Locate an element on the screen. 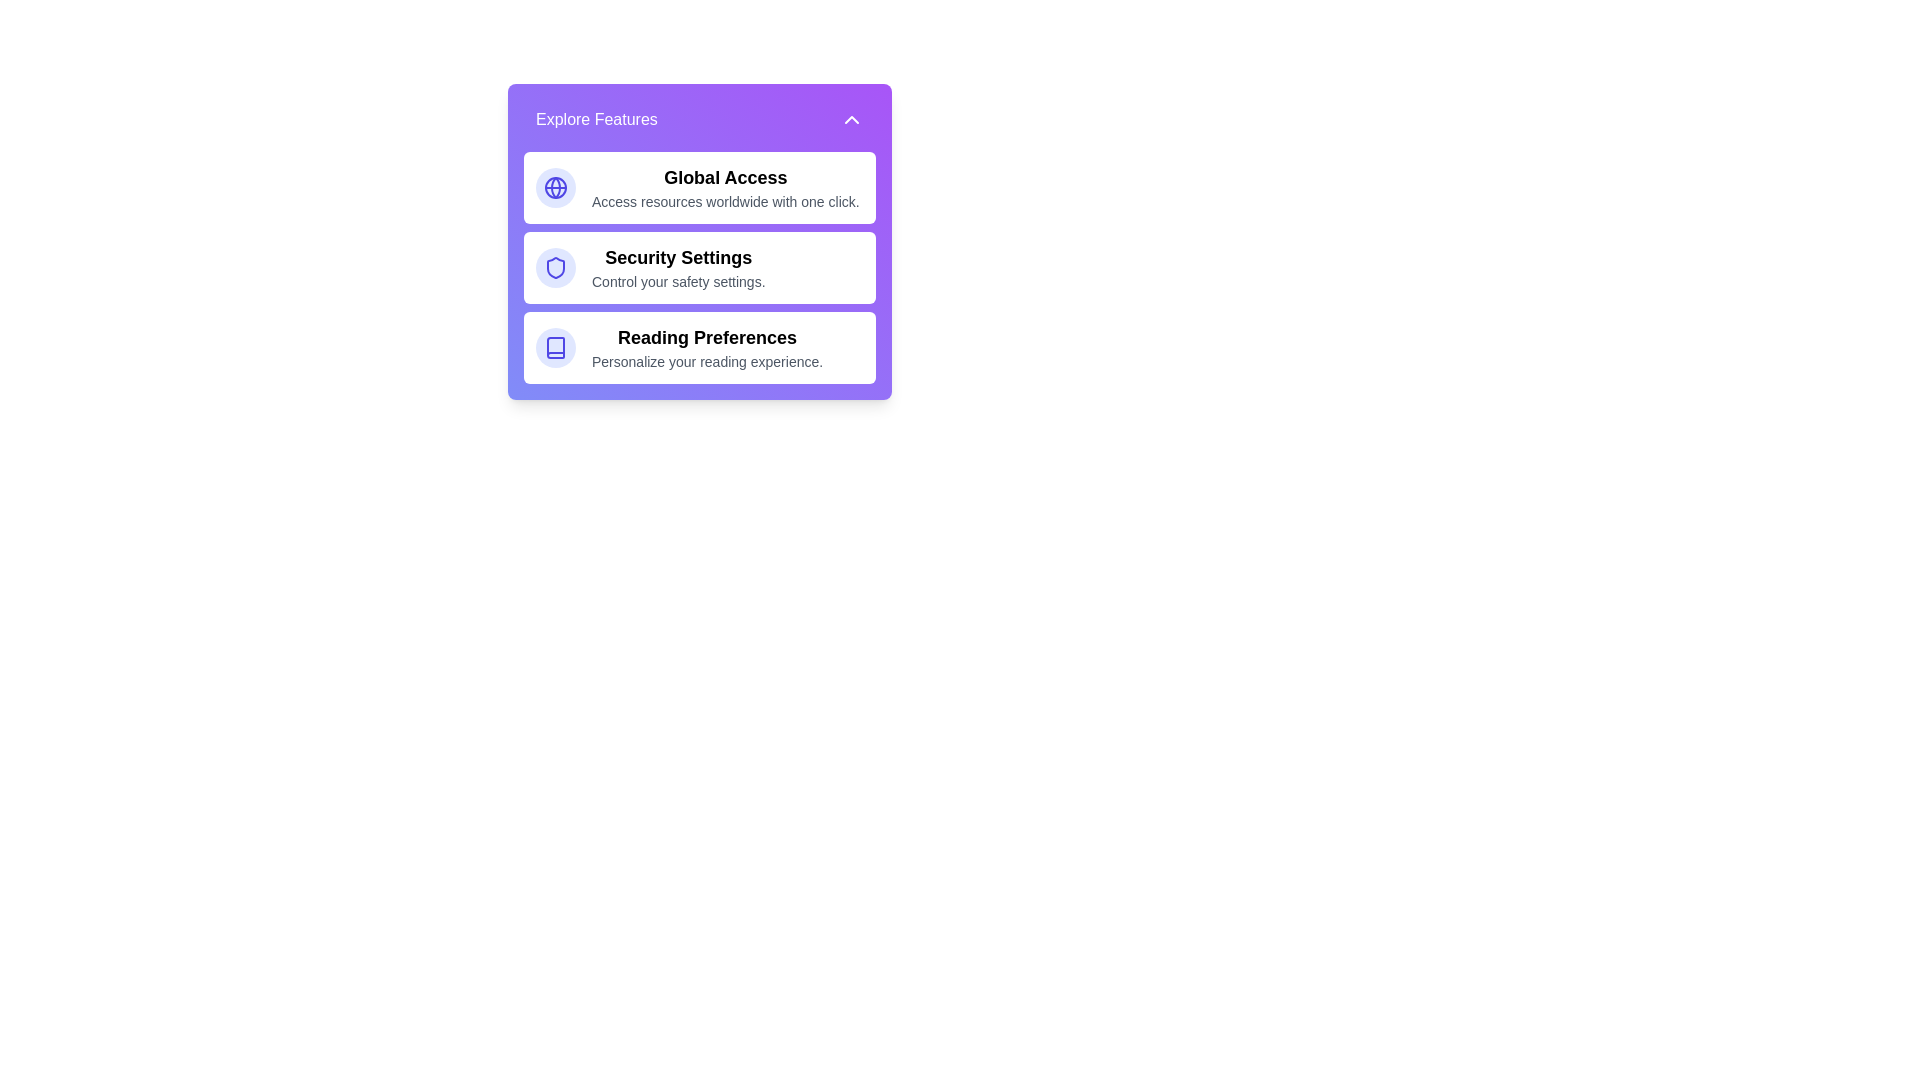 The height and width of the screenshot is (1080, 1920). the curved line forming part of the globe icon in the top-left icon of the feature menu is located at coordinates (556, 188).